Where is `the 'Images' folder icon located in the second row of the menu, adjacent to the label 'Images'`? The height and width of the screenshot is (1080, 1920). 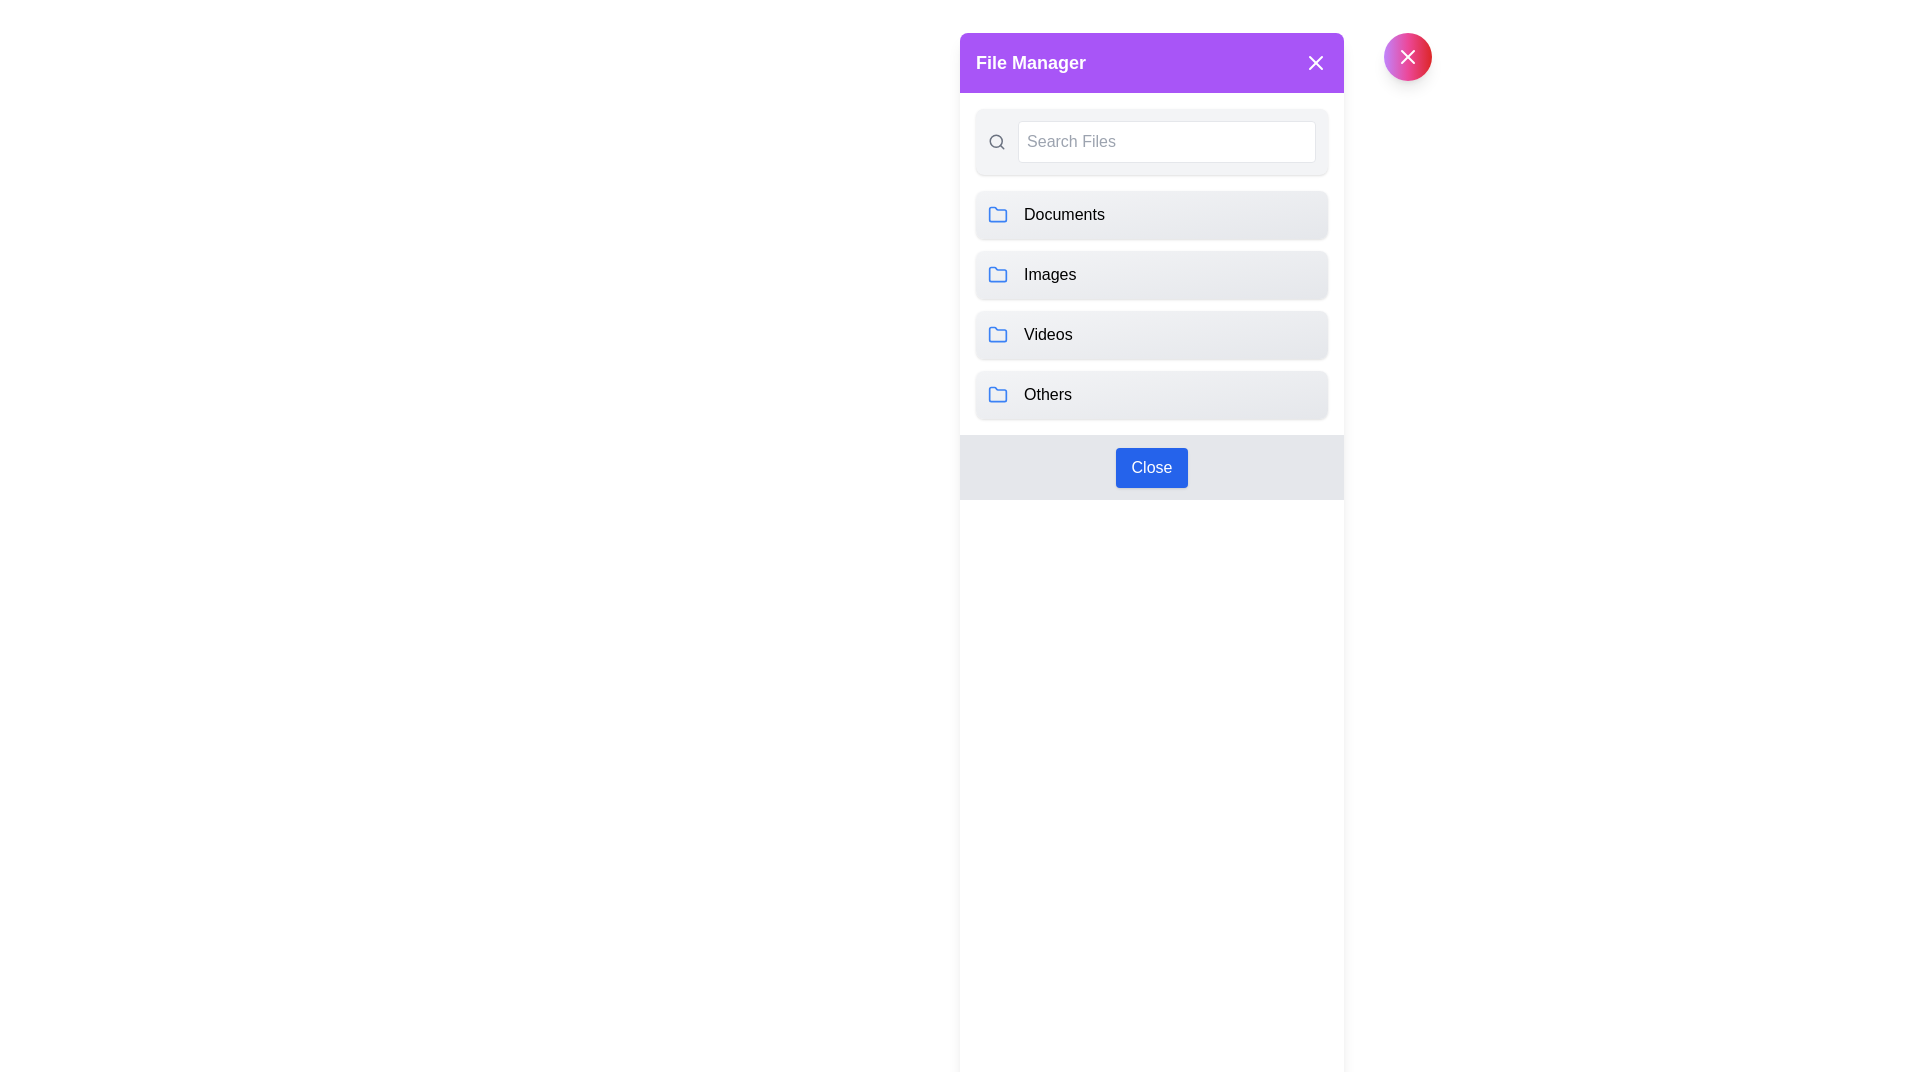
the 'Images' folder icon located in the second row of the menu, adjacent to the label 'Images' is located at coordinates (998, 273).